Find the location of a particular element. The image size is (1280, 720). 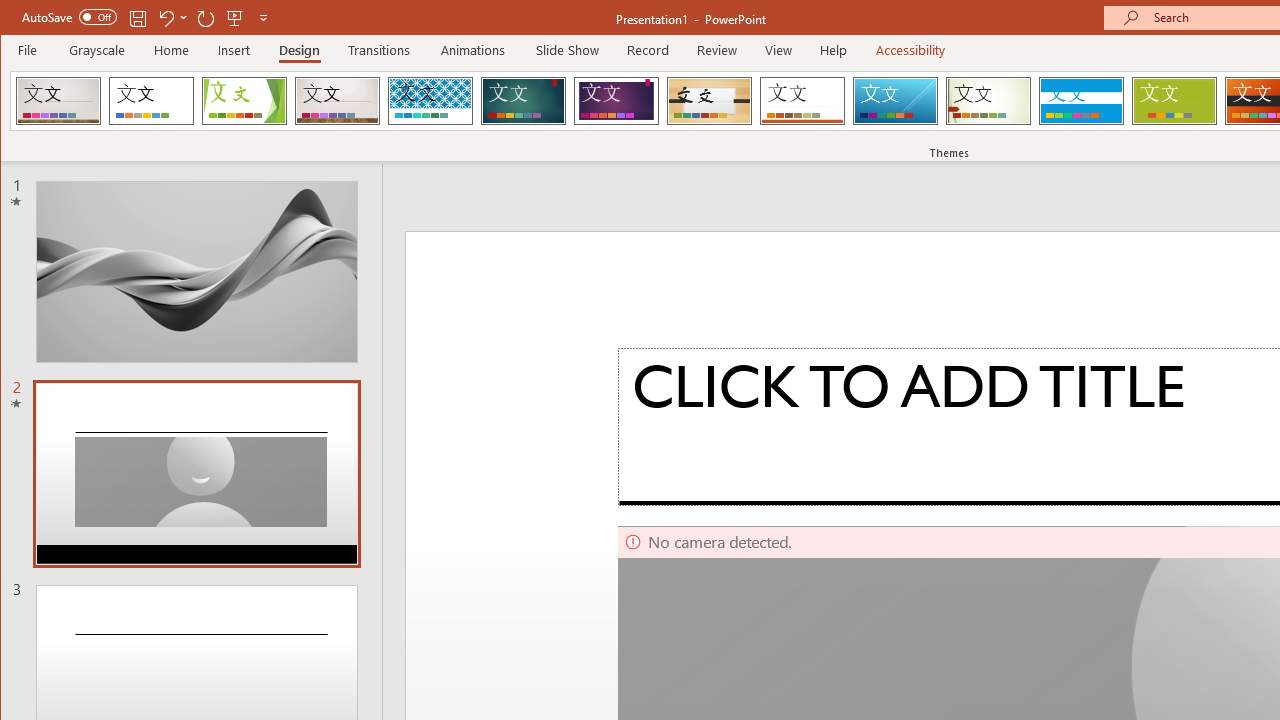

'Office Theme' is located at coordinates (150, 100).